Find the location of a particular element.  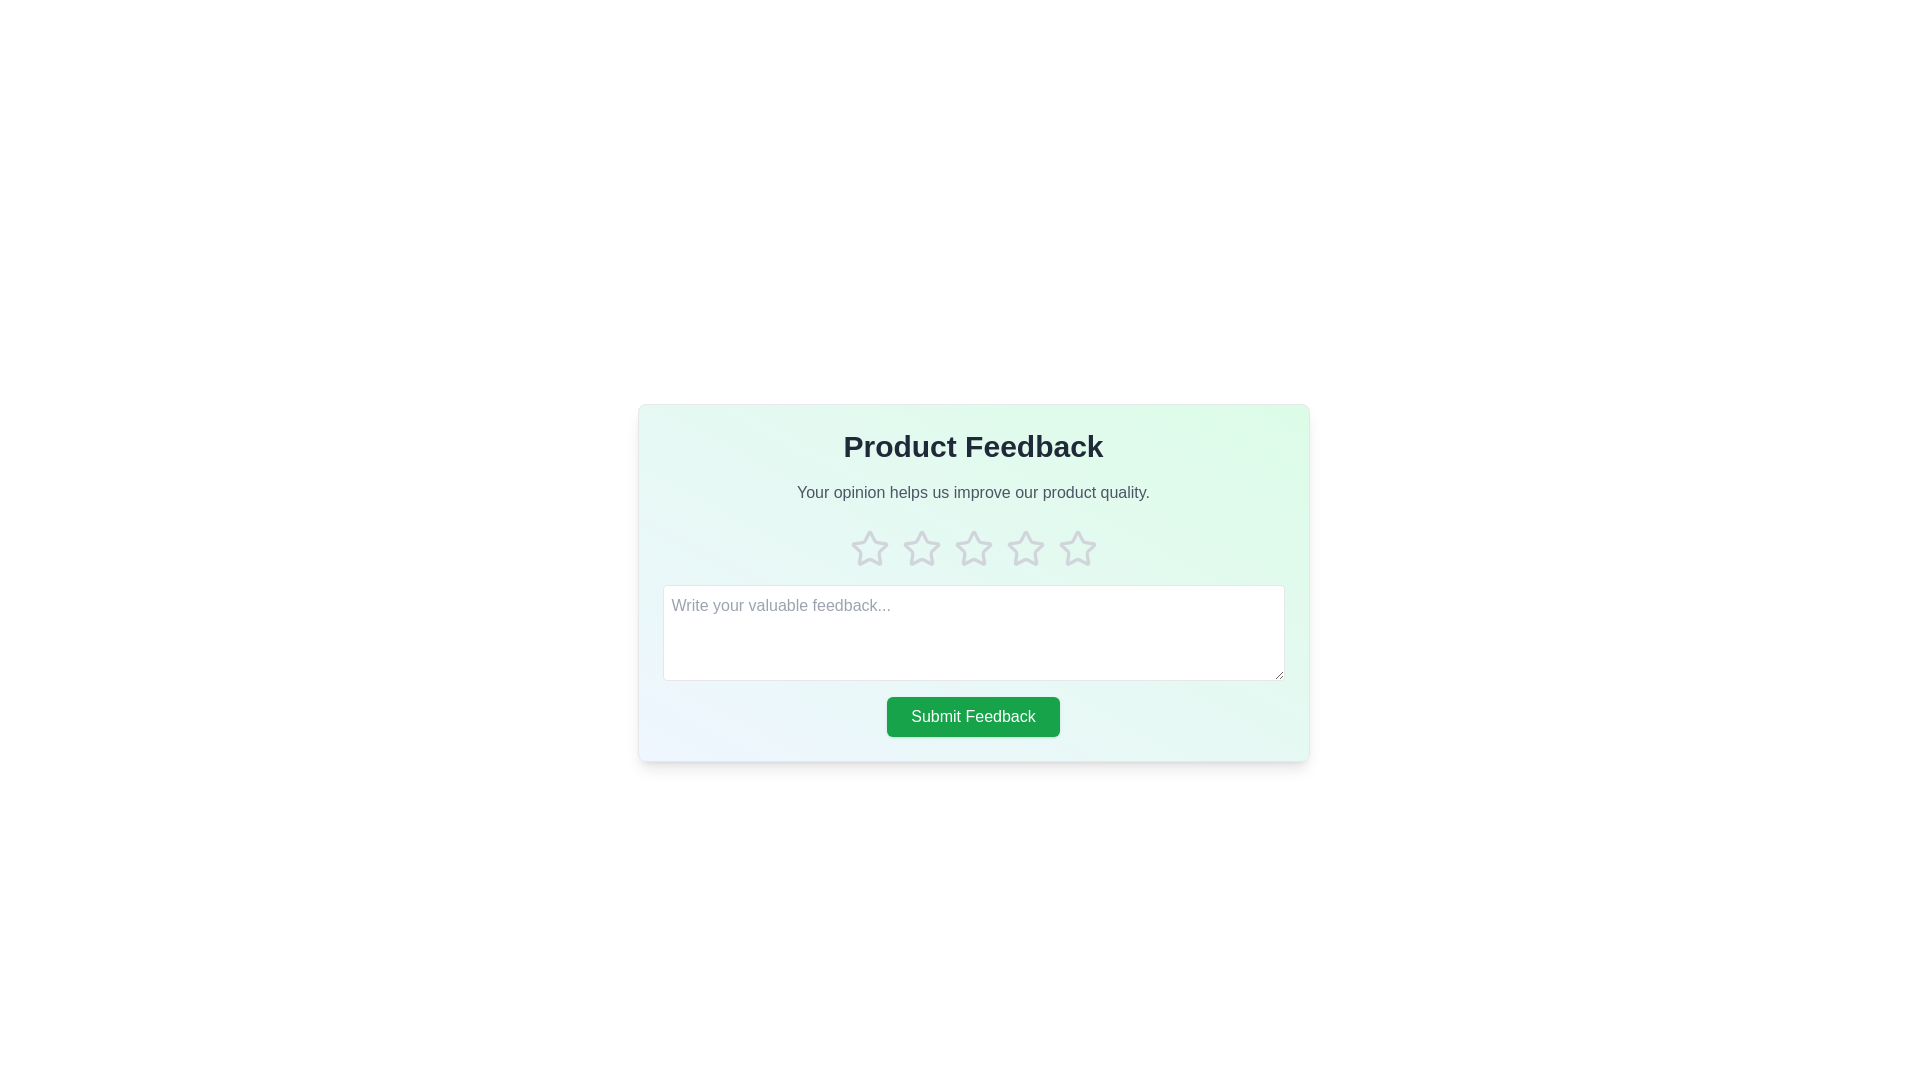

the third star in the row of five rating stars is located at coordinates (920, 548).